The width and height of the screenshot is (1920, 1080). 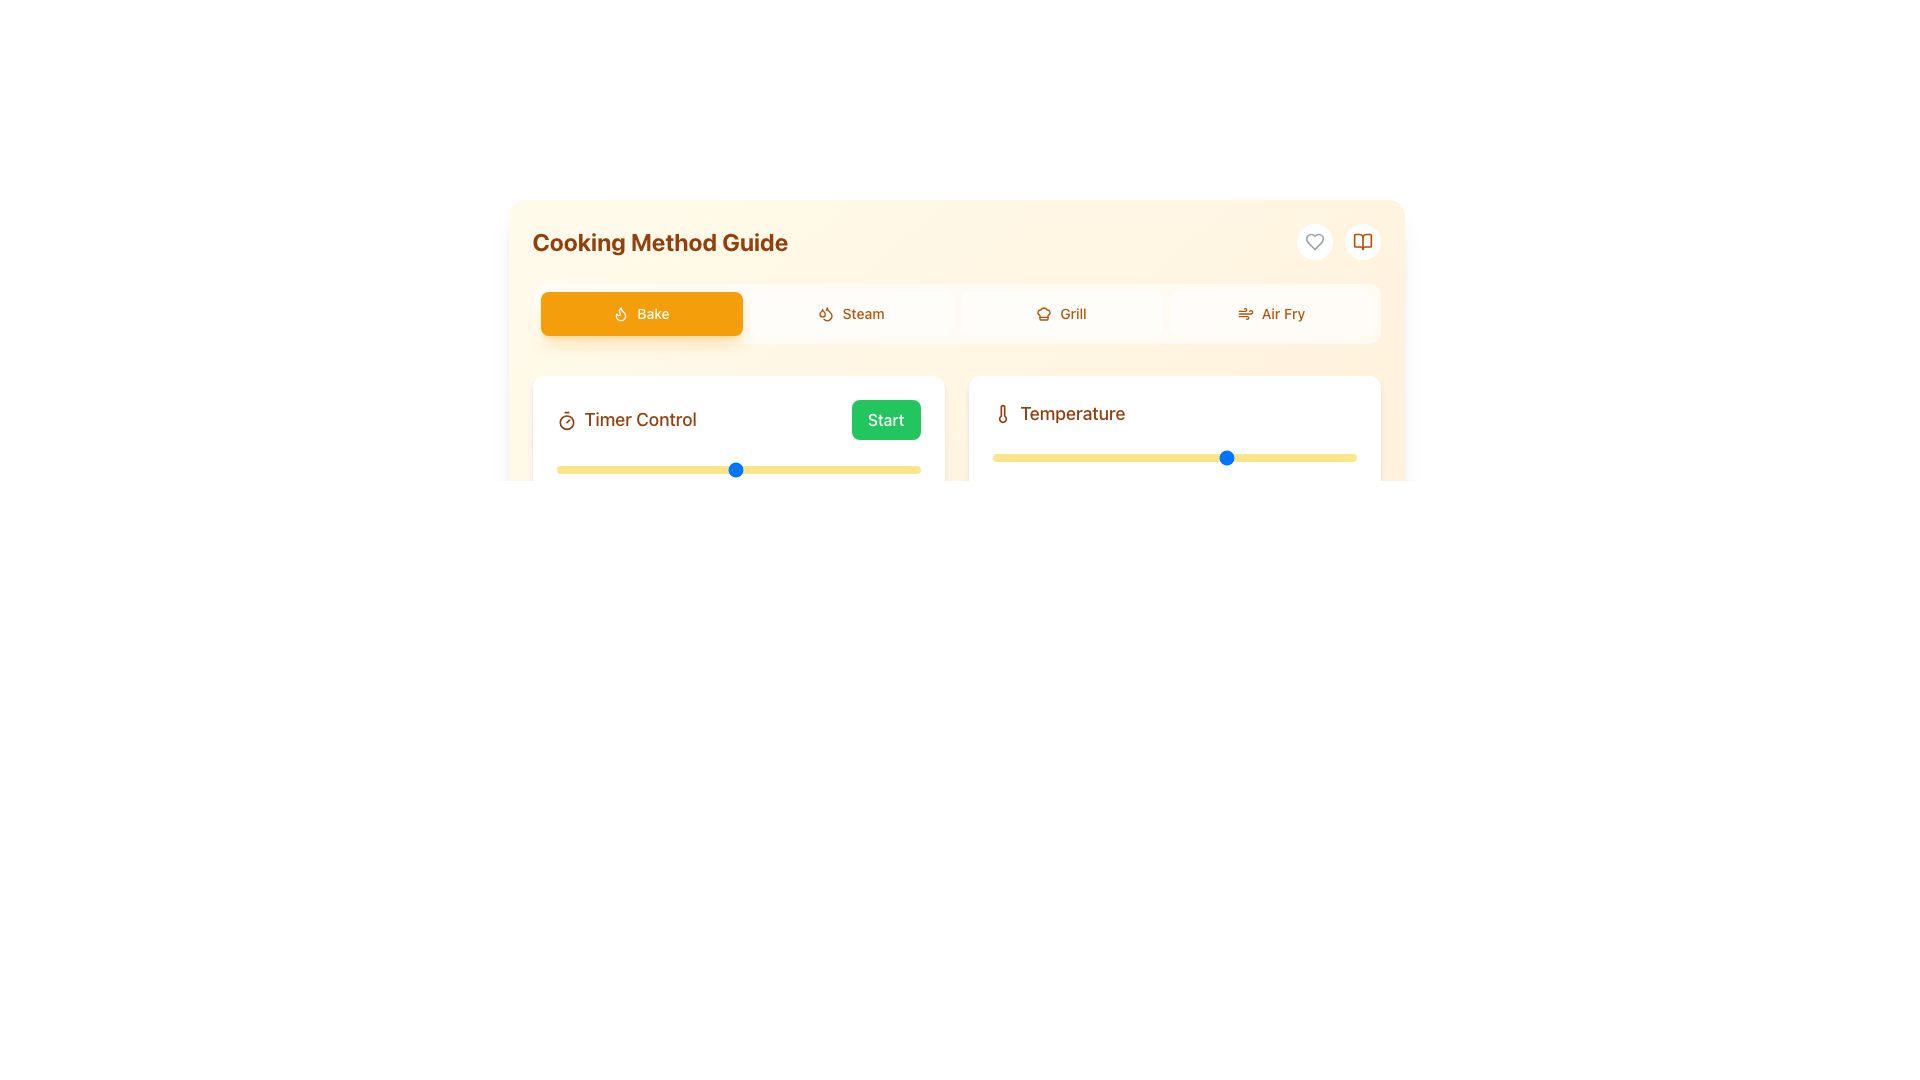 I want to click on the visual appearance of the flame icon associated with the 'Steam' label, positioned second from the left in the row of cooking method options, so click(x=620, y=314).